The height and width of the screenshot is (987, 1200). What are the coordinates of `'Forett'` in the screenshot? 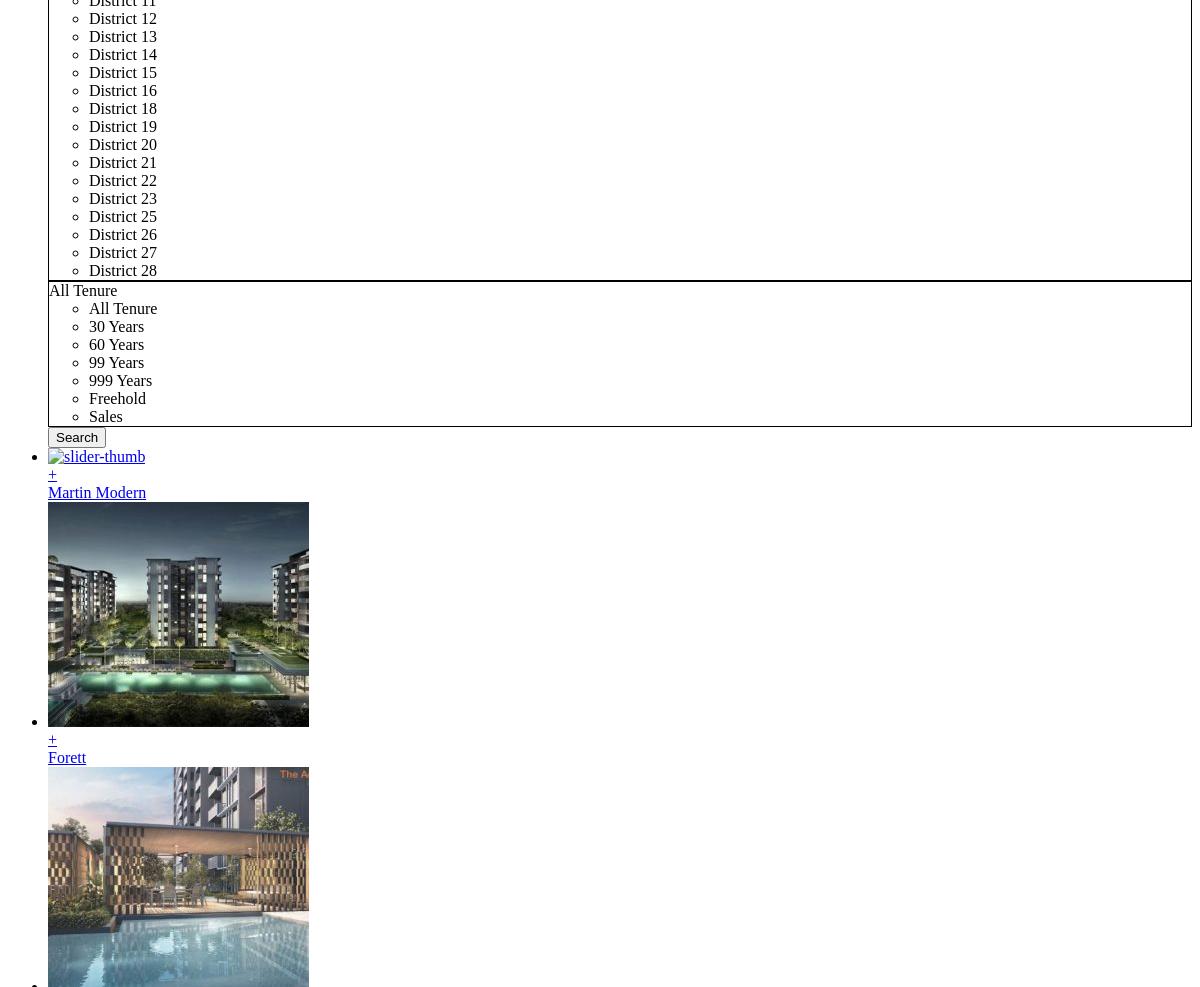 It's located at (66, 756).